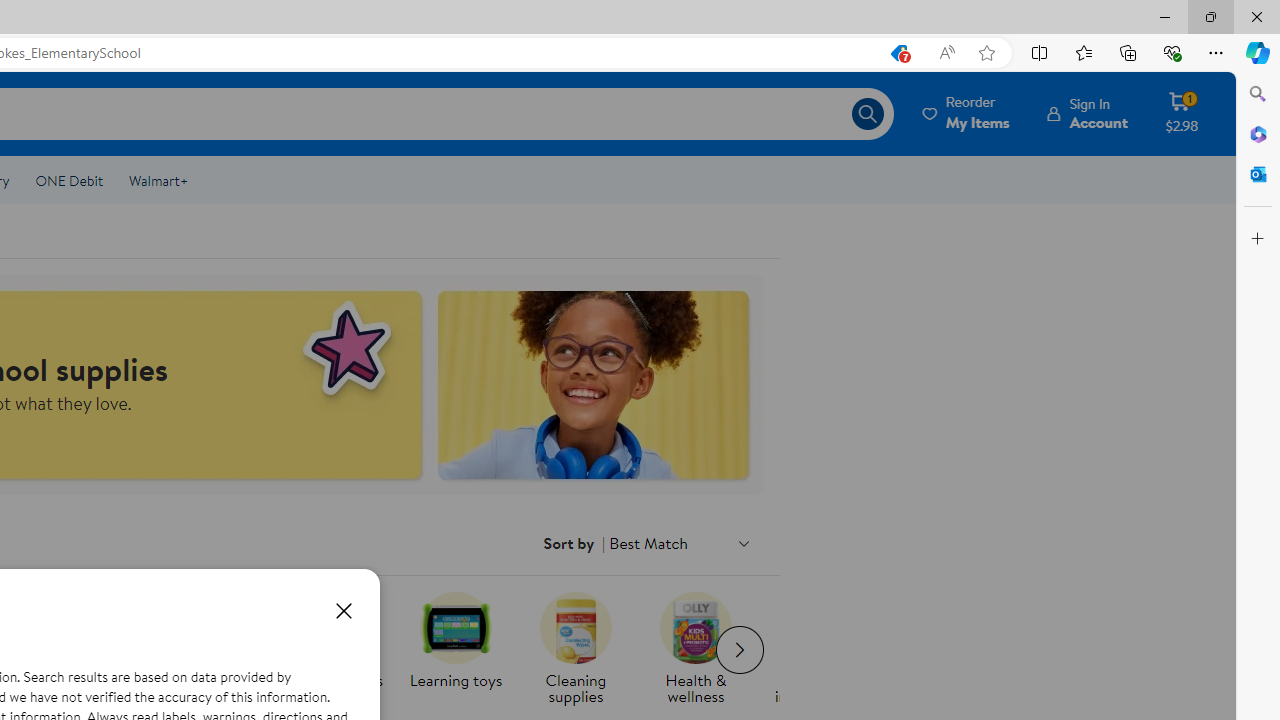  I want to click on 'Close dialog', so click(343, 609).